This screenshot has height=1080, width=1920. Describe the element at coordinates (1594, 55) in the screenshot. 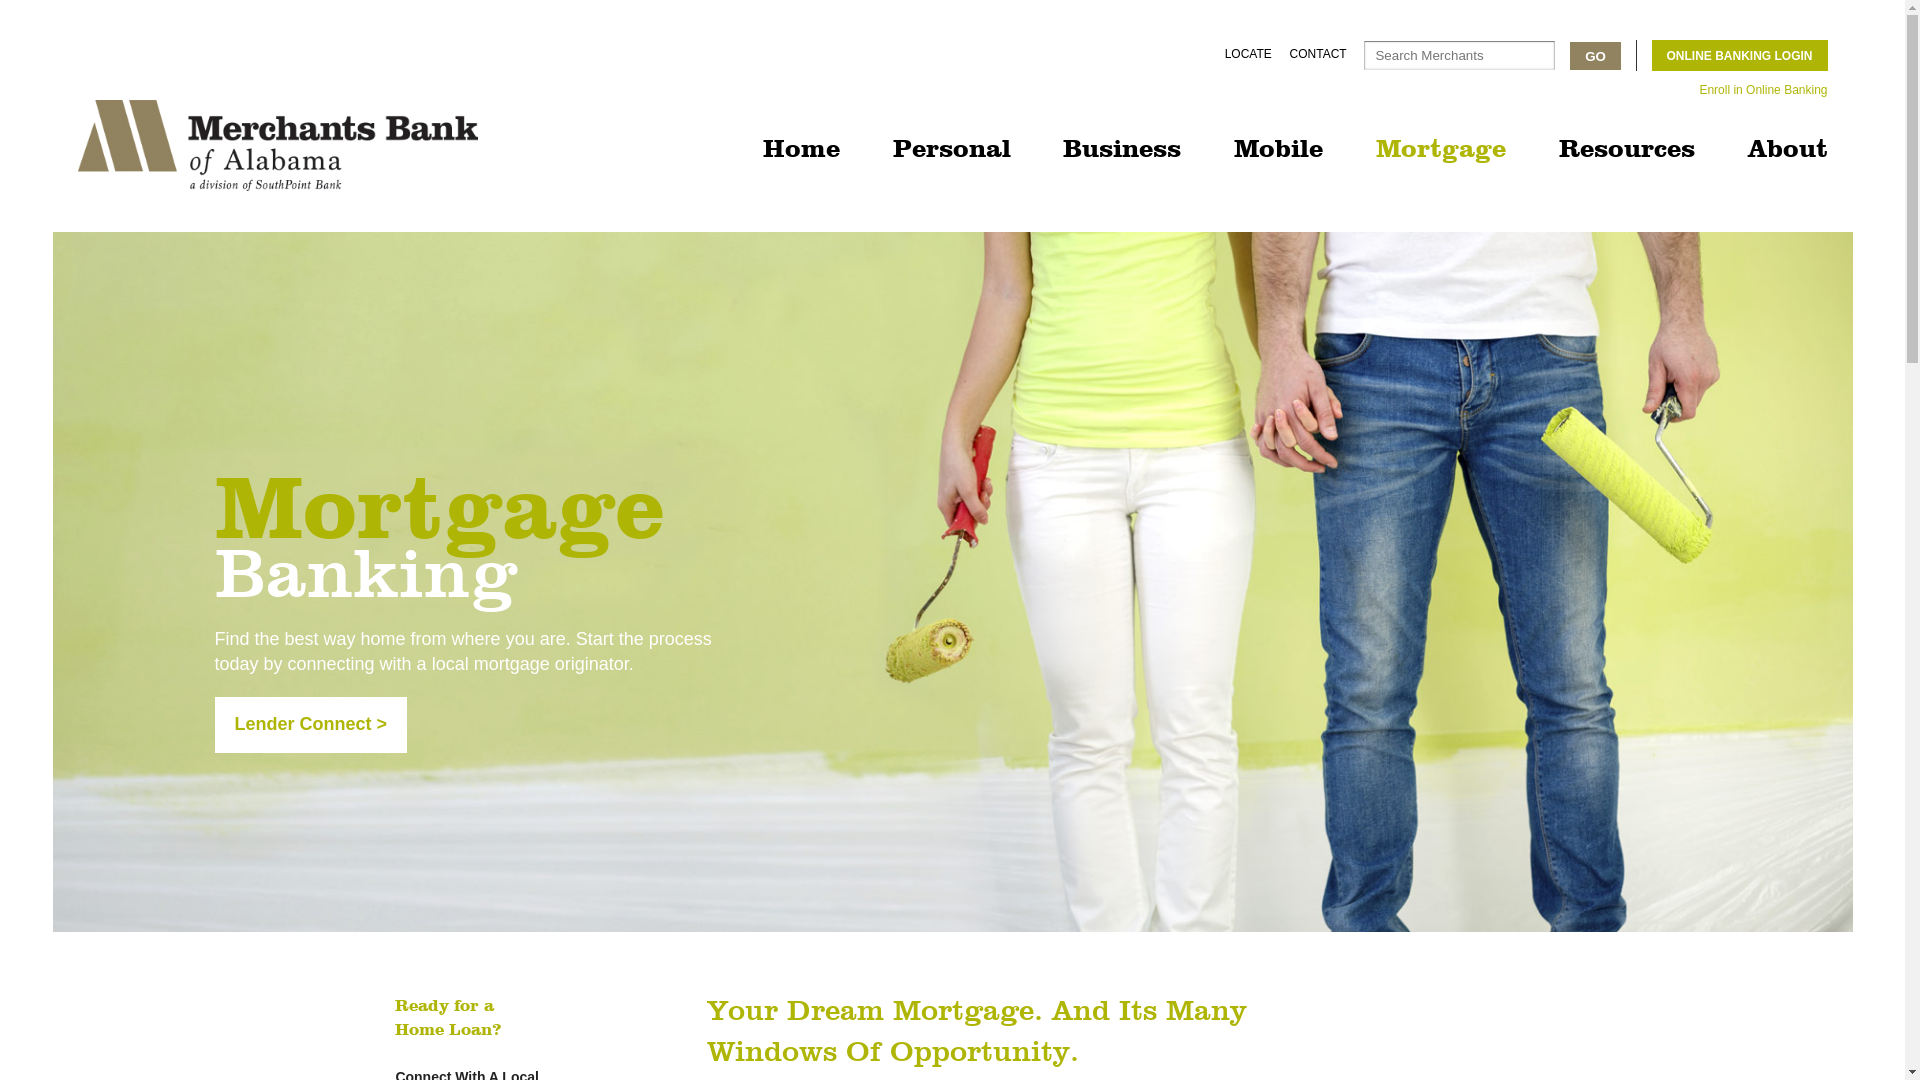

I see `'GO'` at that location.